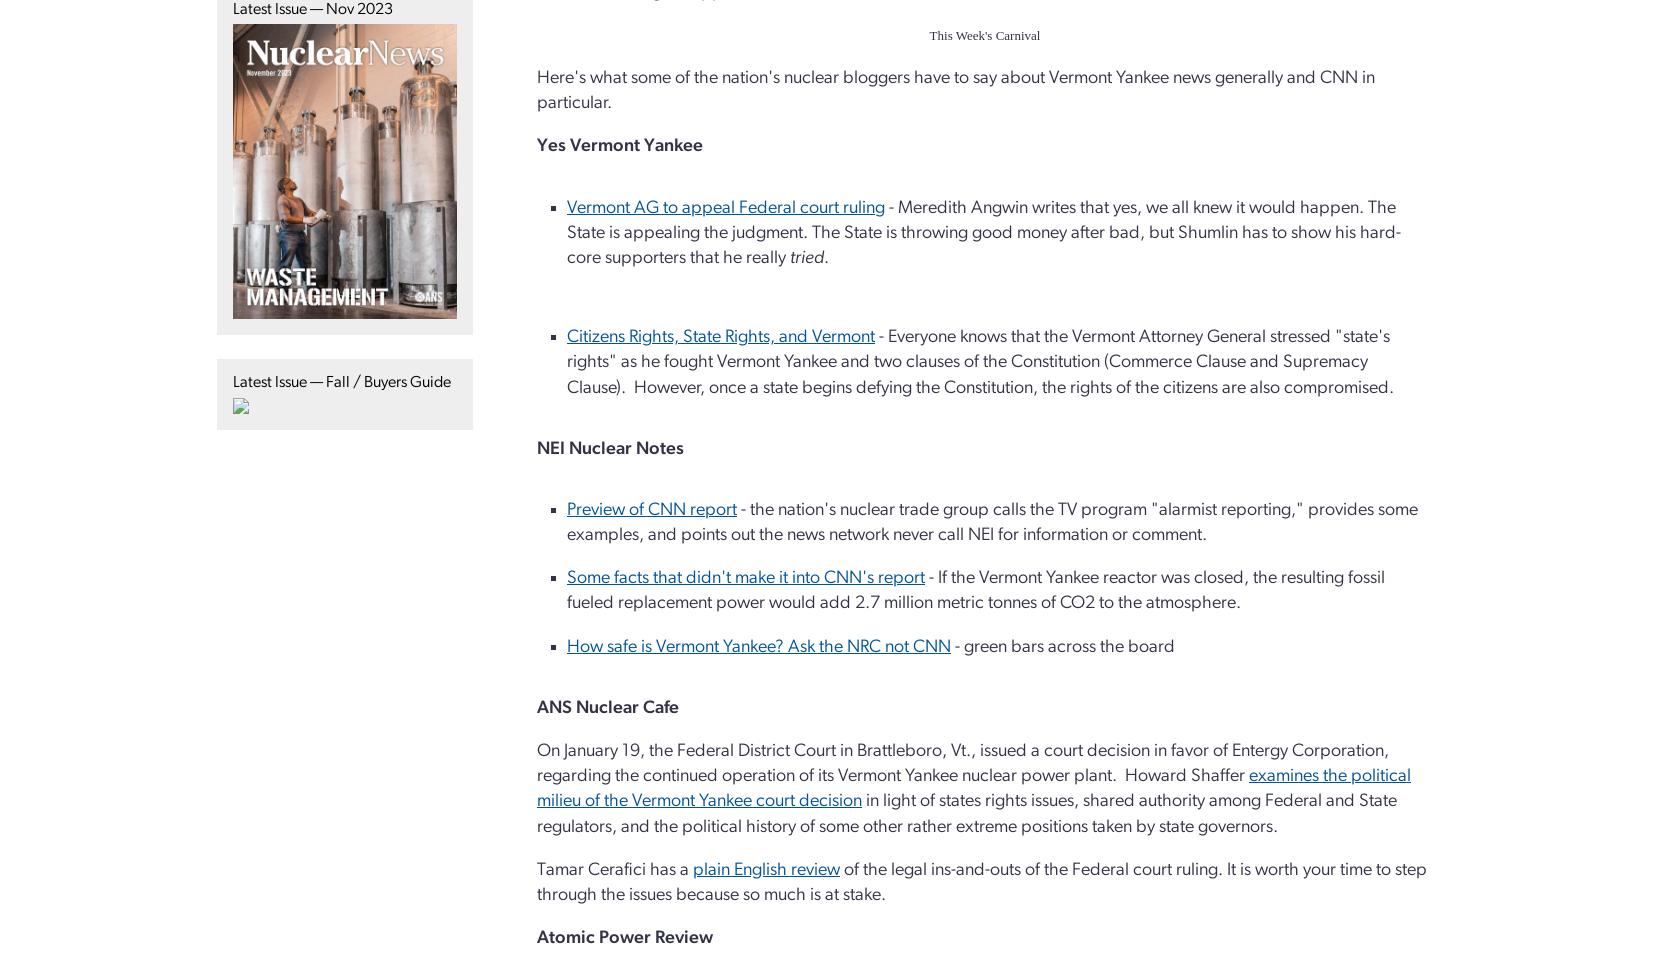 The width and height of the screenshot is (1660, 960). What do you see at coordinates (982, 880) in the screenshot?
I see `'of the legal ins-and-outs of the Federal court ruling. It is worth your time to step through the issues because so much is at stake.'` at bounding box center [982, 880].